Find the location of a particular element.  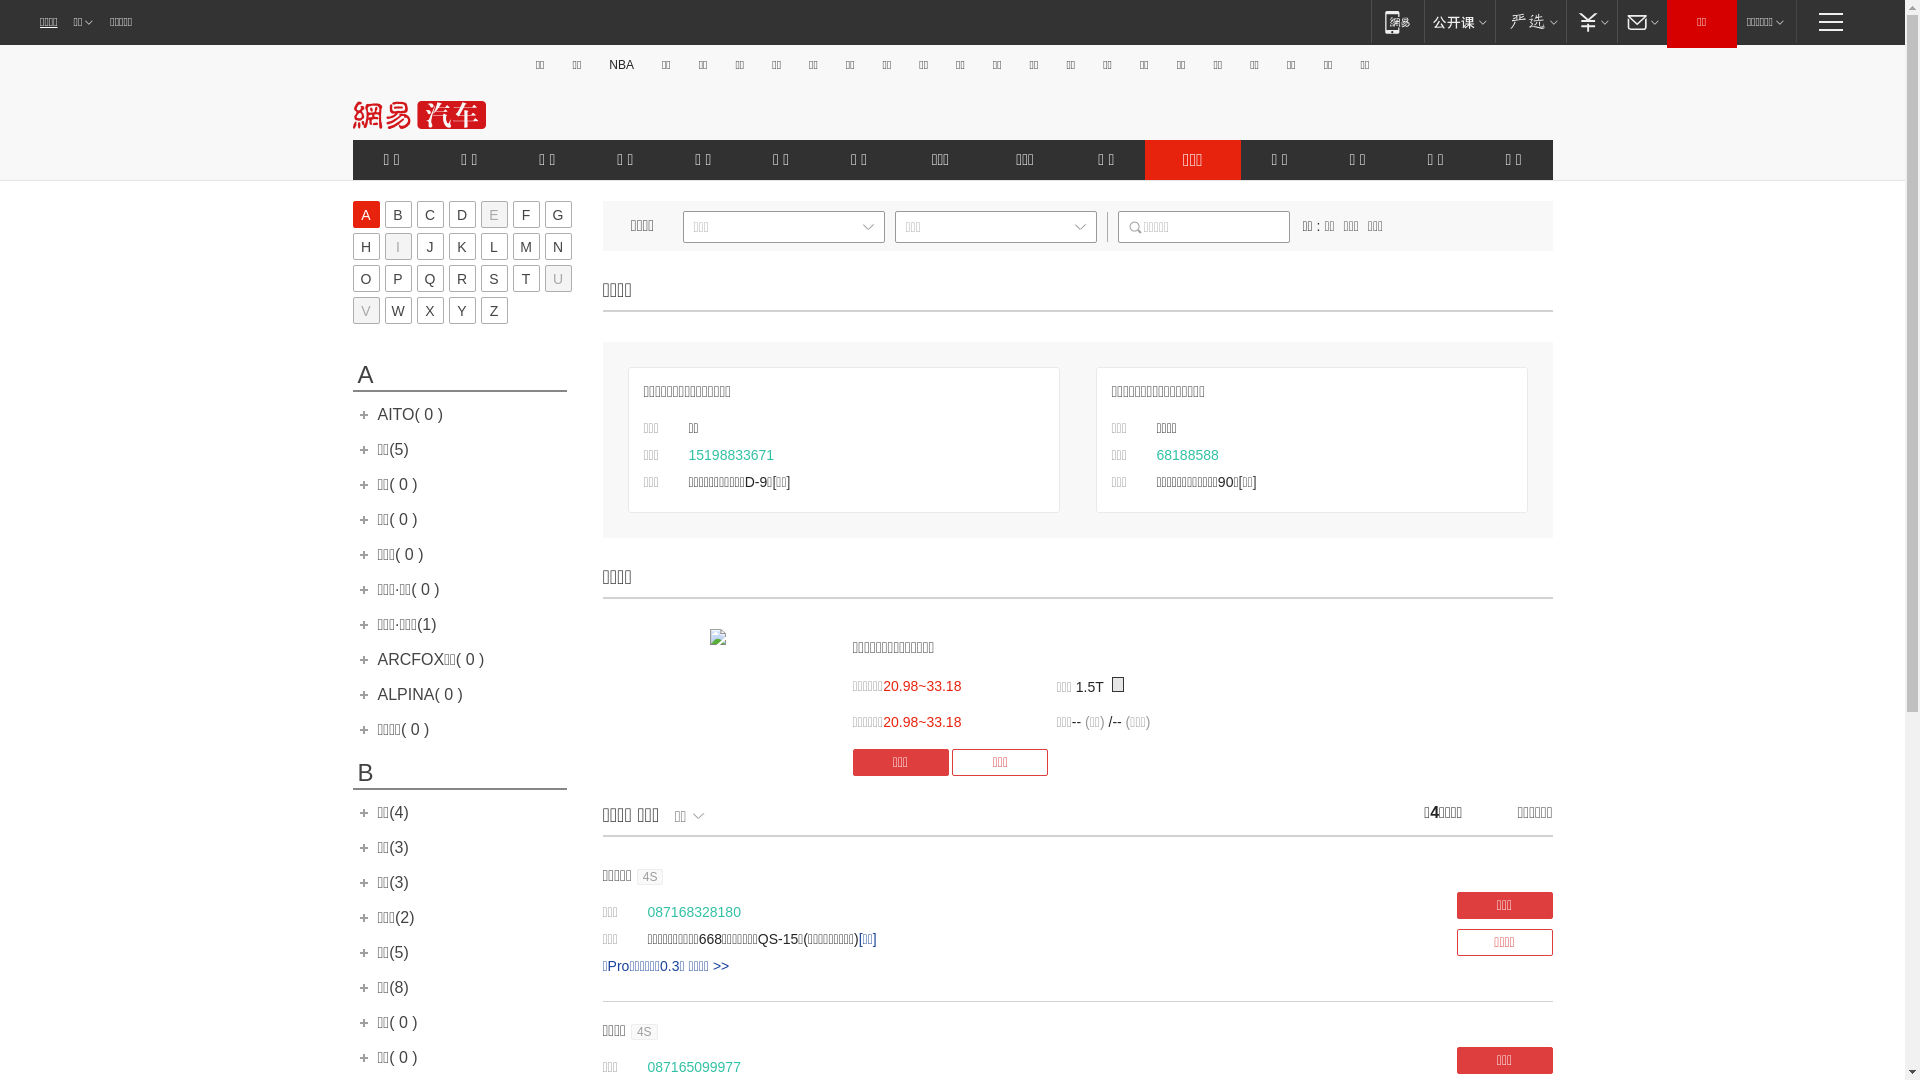

'S' is located at coordinates (493, 278).